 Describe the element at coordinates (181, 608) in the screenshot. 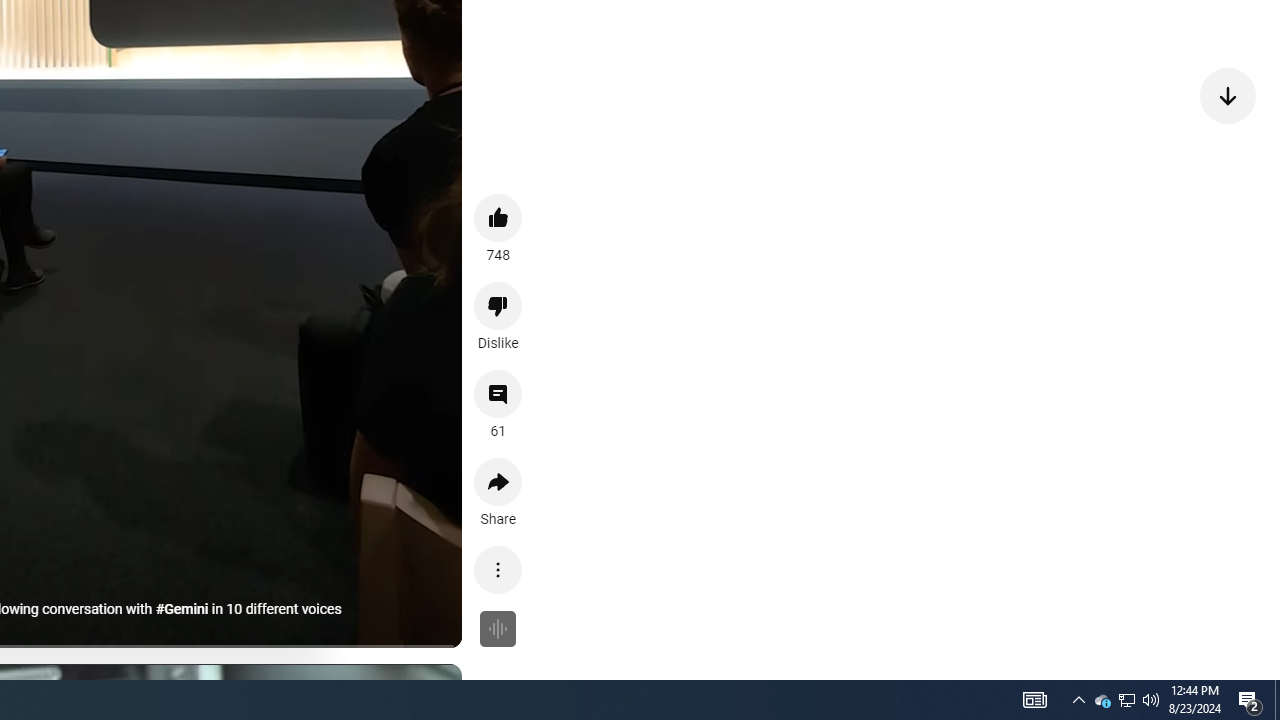

I see `'#Gemini'` at that location.